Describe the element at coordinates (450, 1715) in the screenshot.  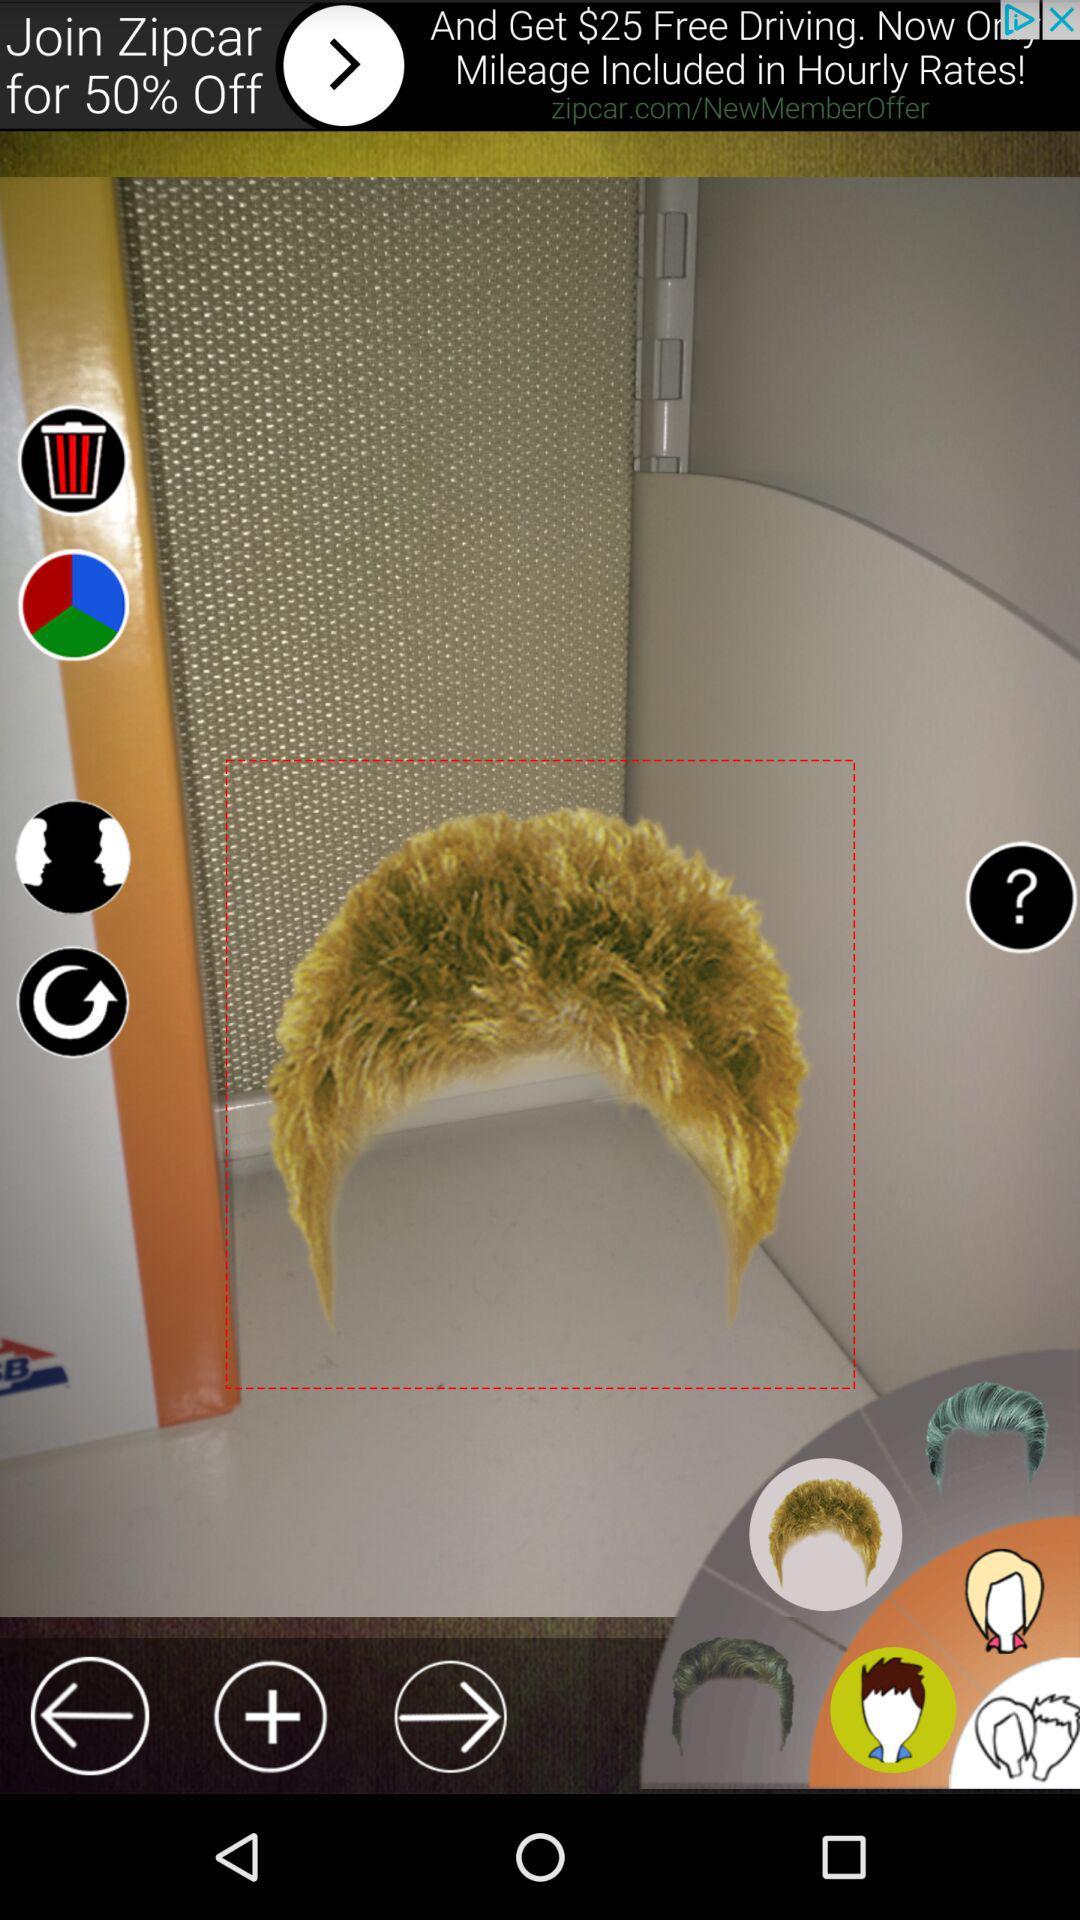
I see `next item` at that location.